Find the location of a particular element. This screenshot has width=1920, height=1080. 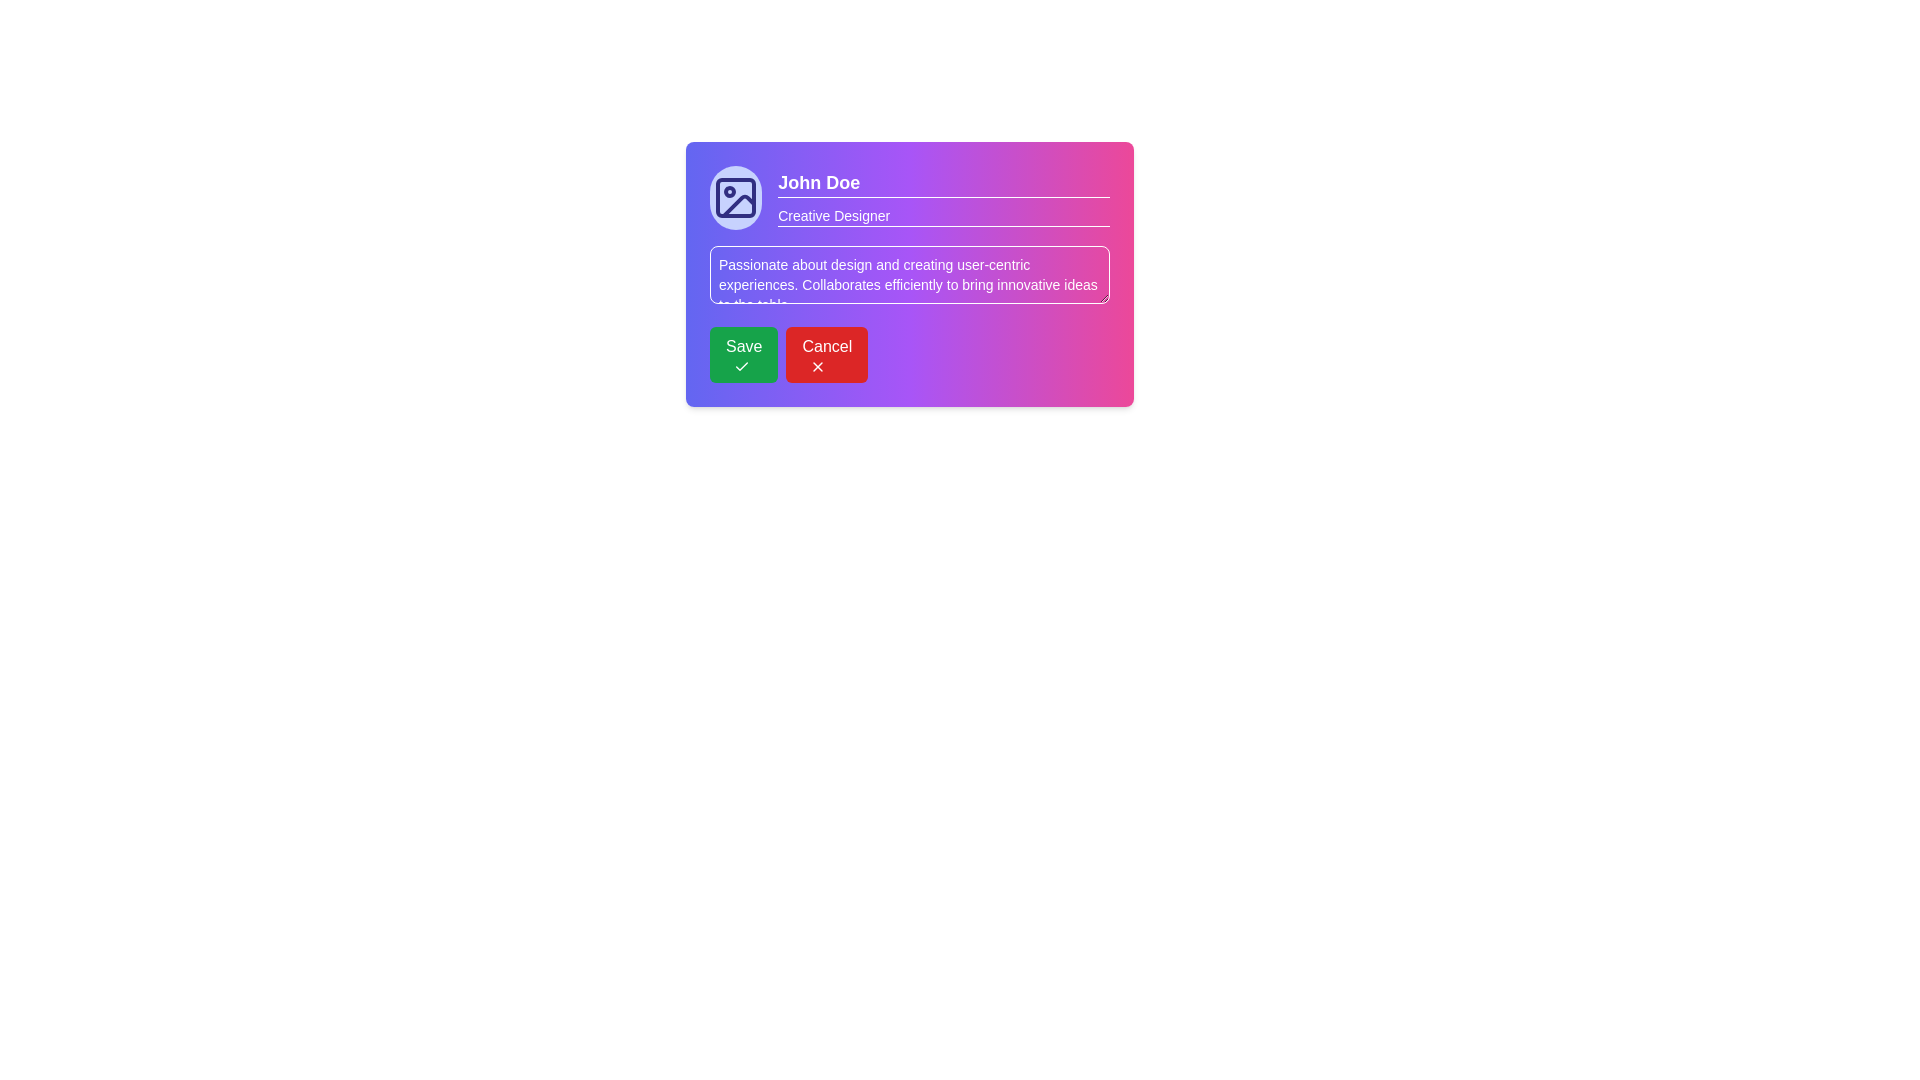

on the text area box located below the 'Role' input field, which contains descriptive content about the user is located at coordinates (909, 274).